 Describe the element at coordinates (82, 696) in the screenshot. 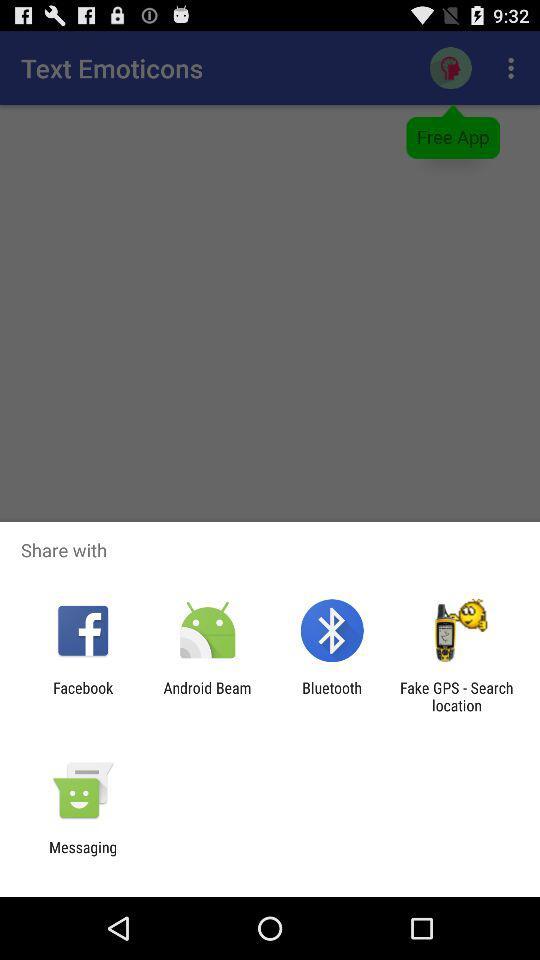

I see `item next to android beam icon` at that location.